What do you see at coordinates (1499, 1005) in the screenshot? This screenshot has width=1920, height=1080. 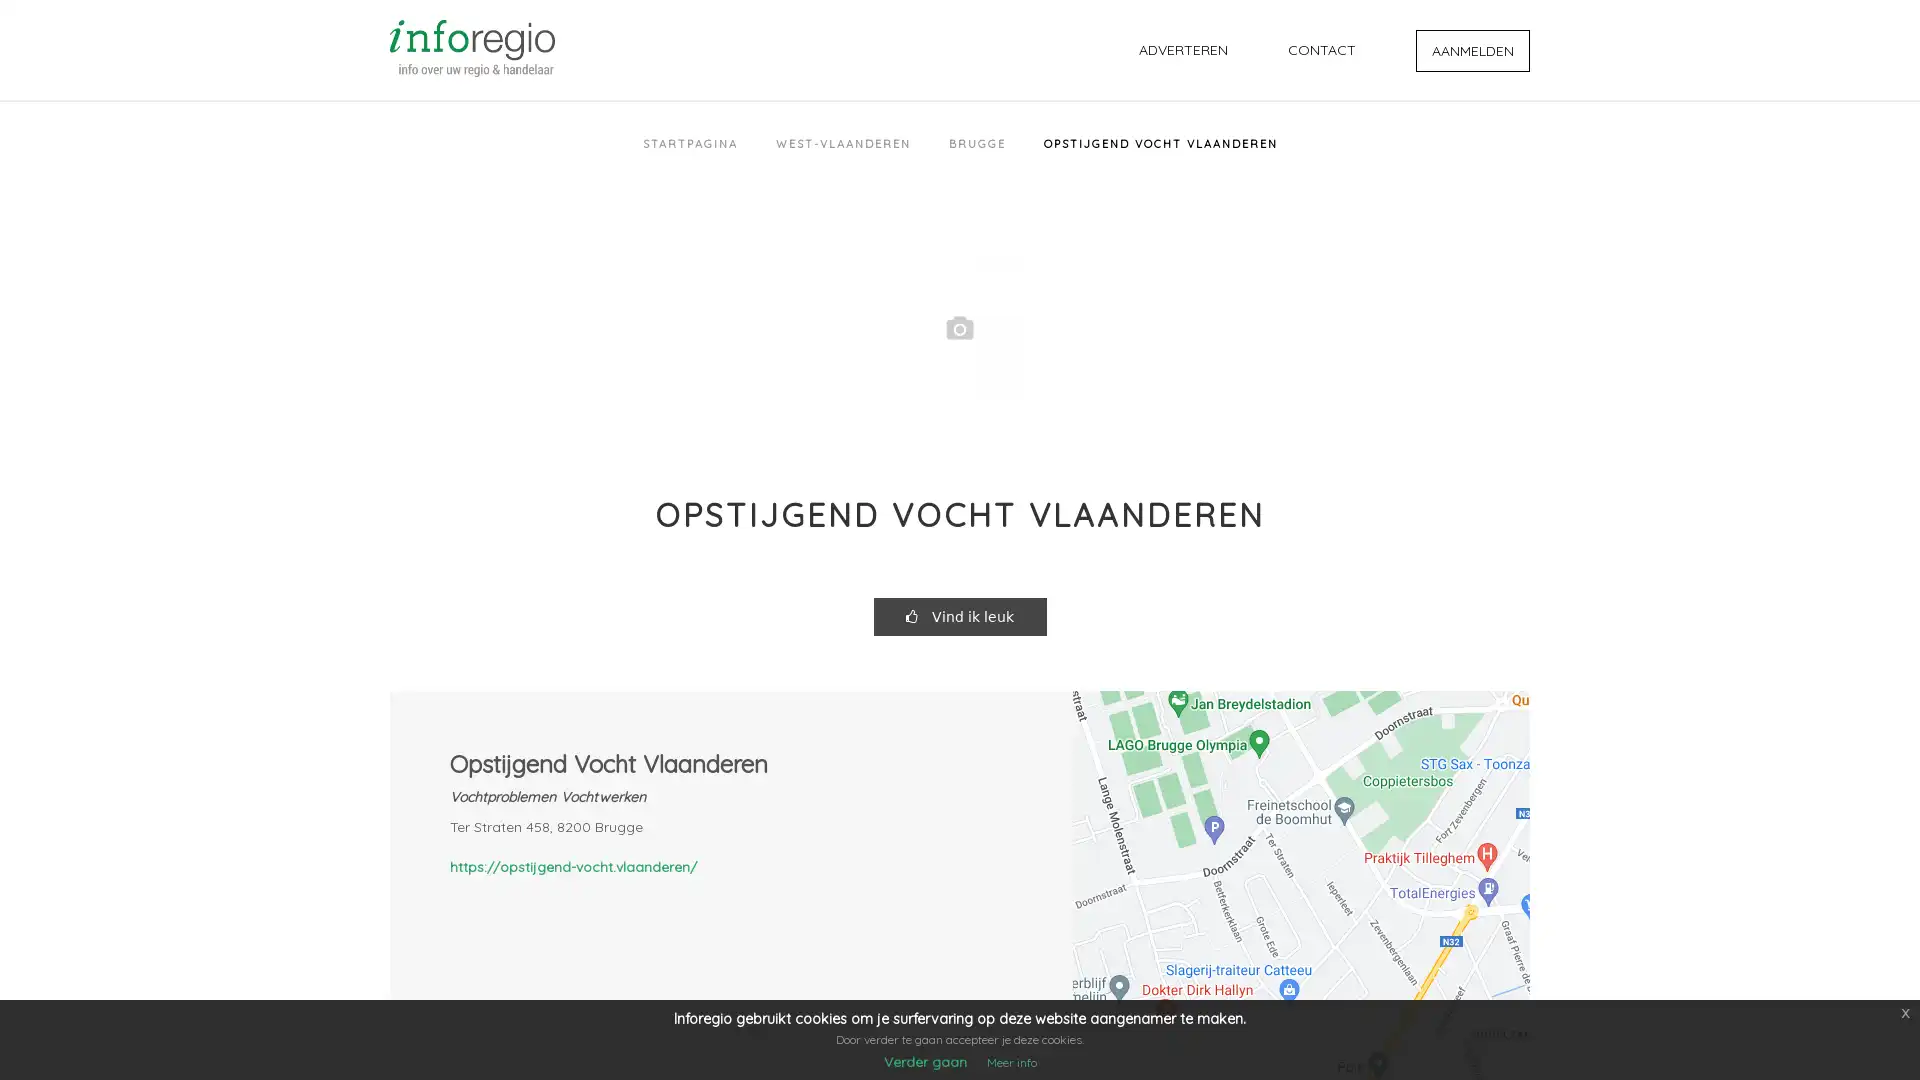 I see `Zoom in` at bounding box center [1499, 1005].